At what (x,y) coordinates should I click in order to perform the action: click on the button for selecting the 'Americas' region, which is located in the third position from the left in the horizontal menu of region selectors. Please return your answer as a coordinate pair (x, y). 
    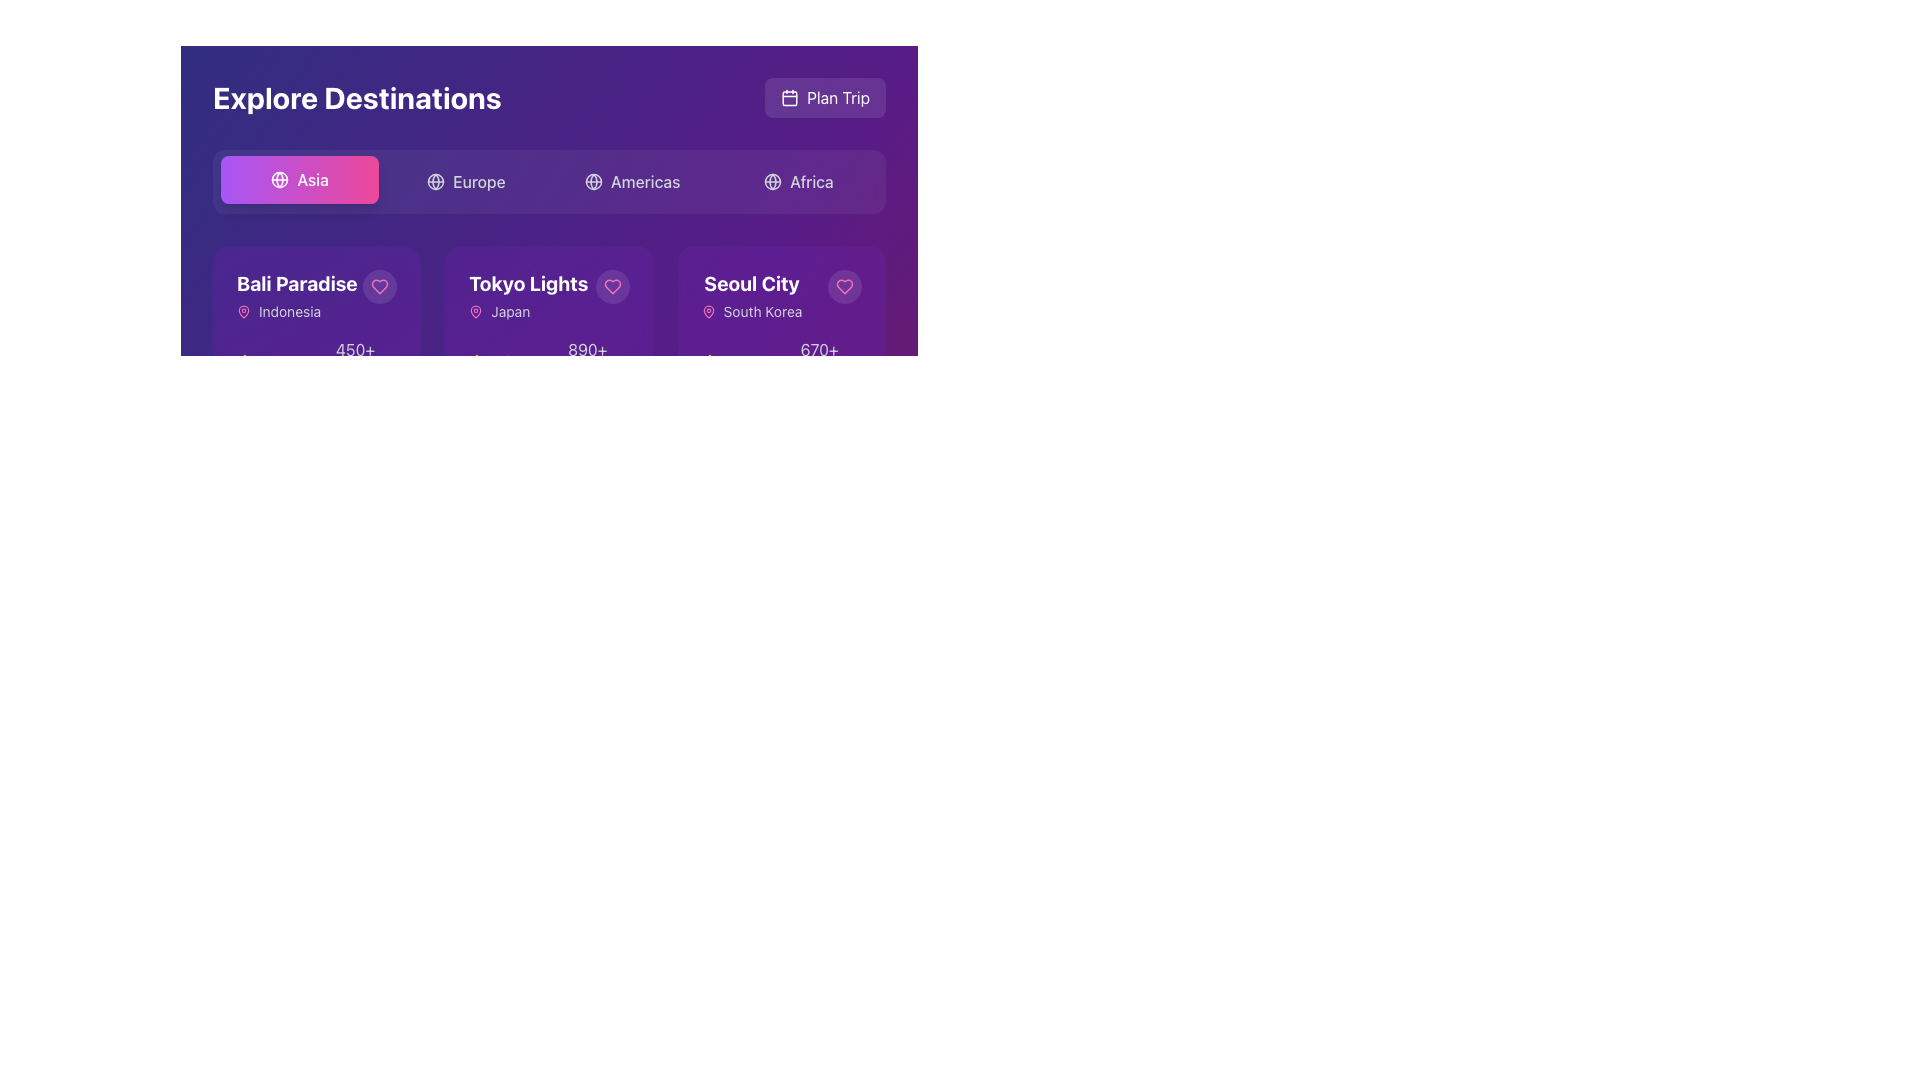
    Looking at the image, I should click on (631, 181).